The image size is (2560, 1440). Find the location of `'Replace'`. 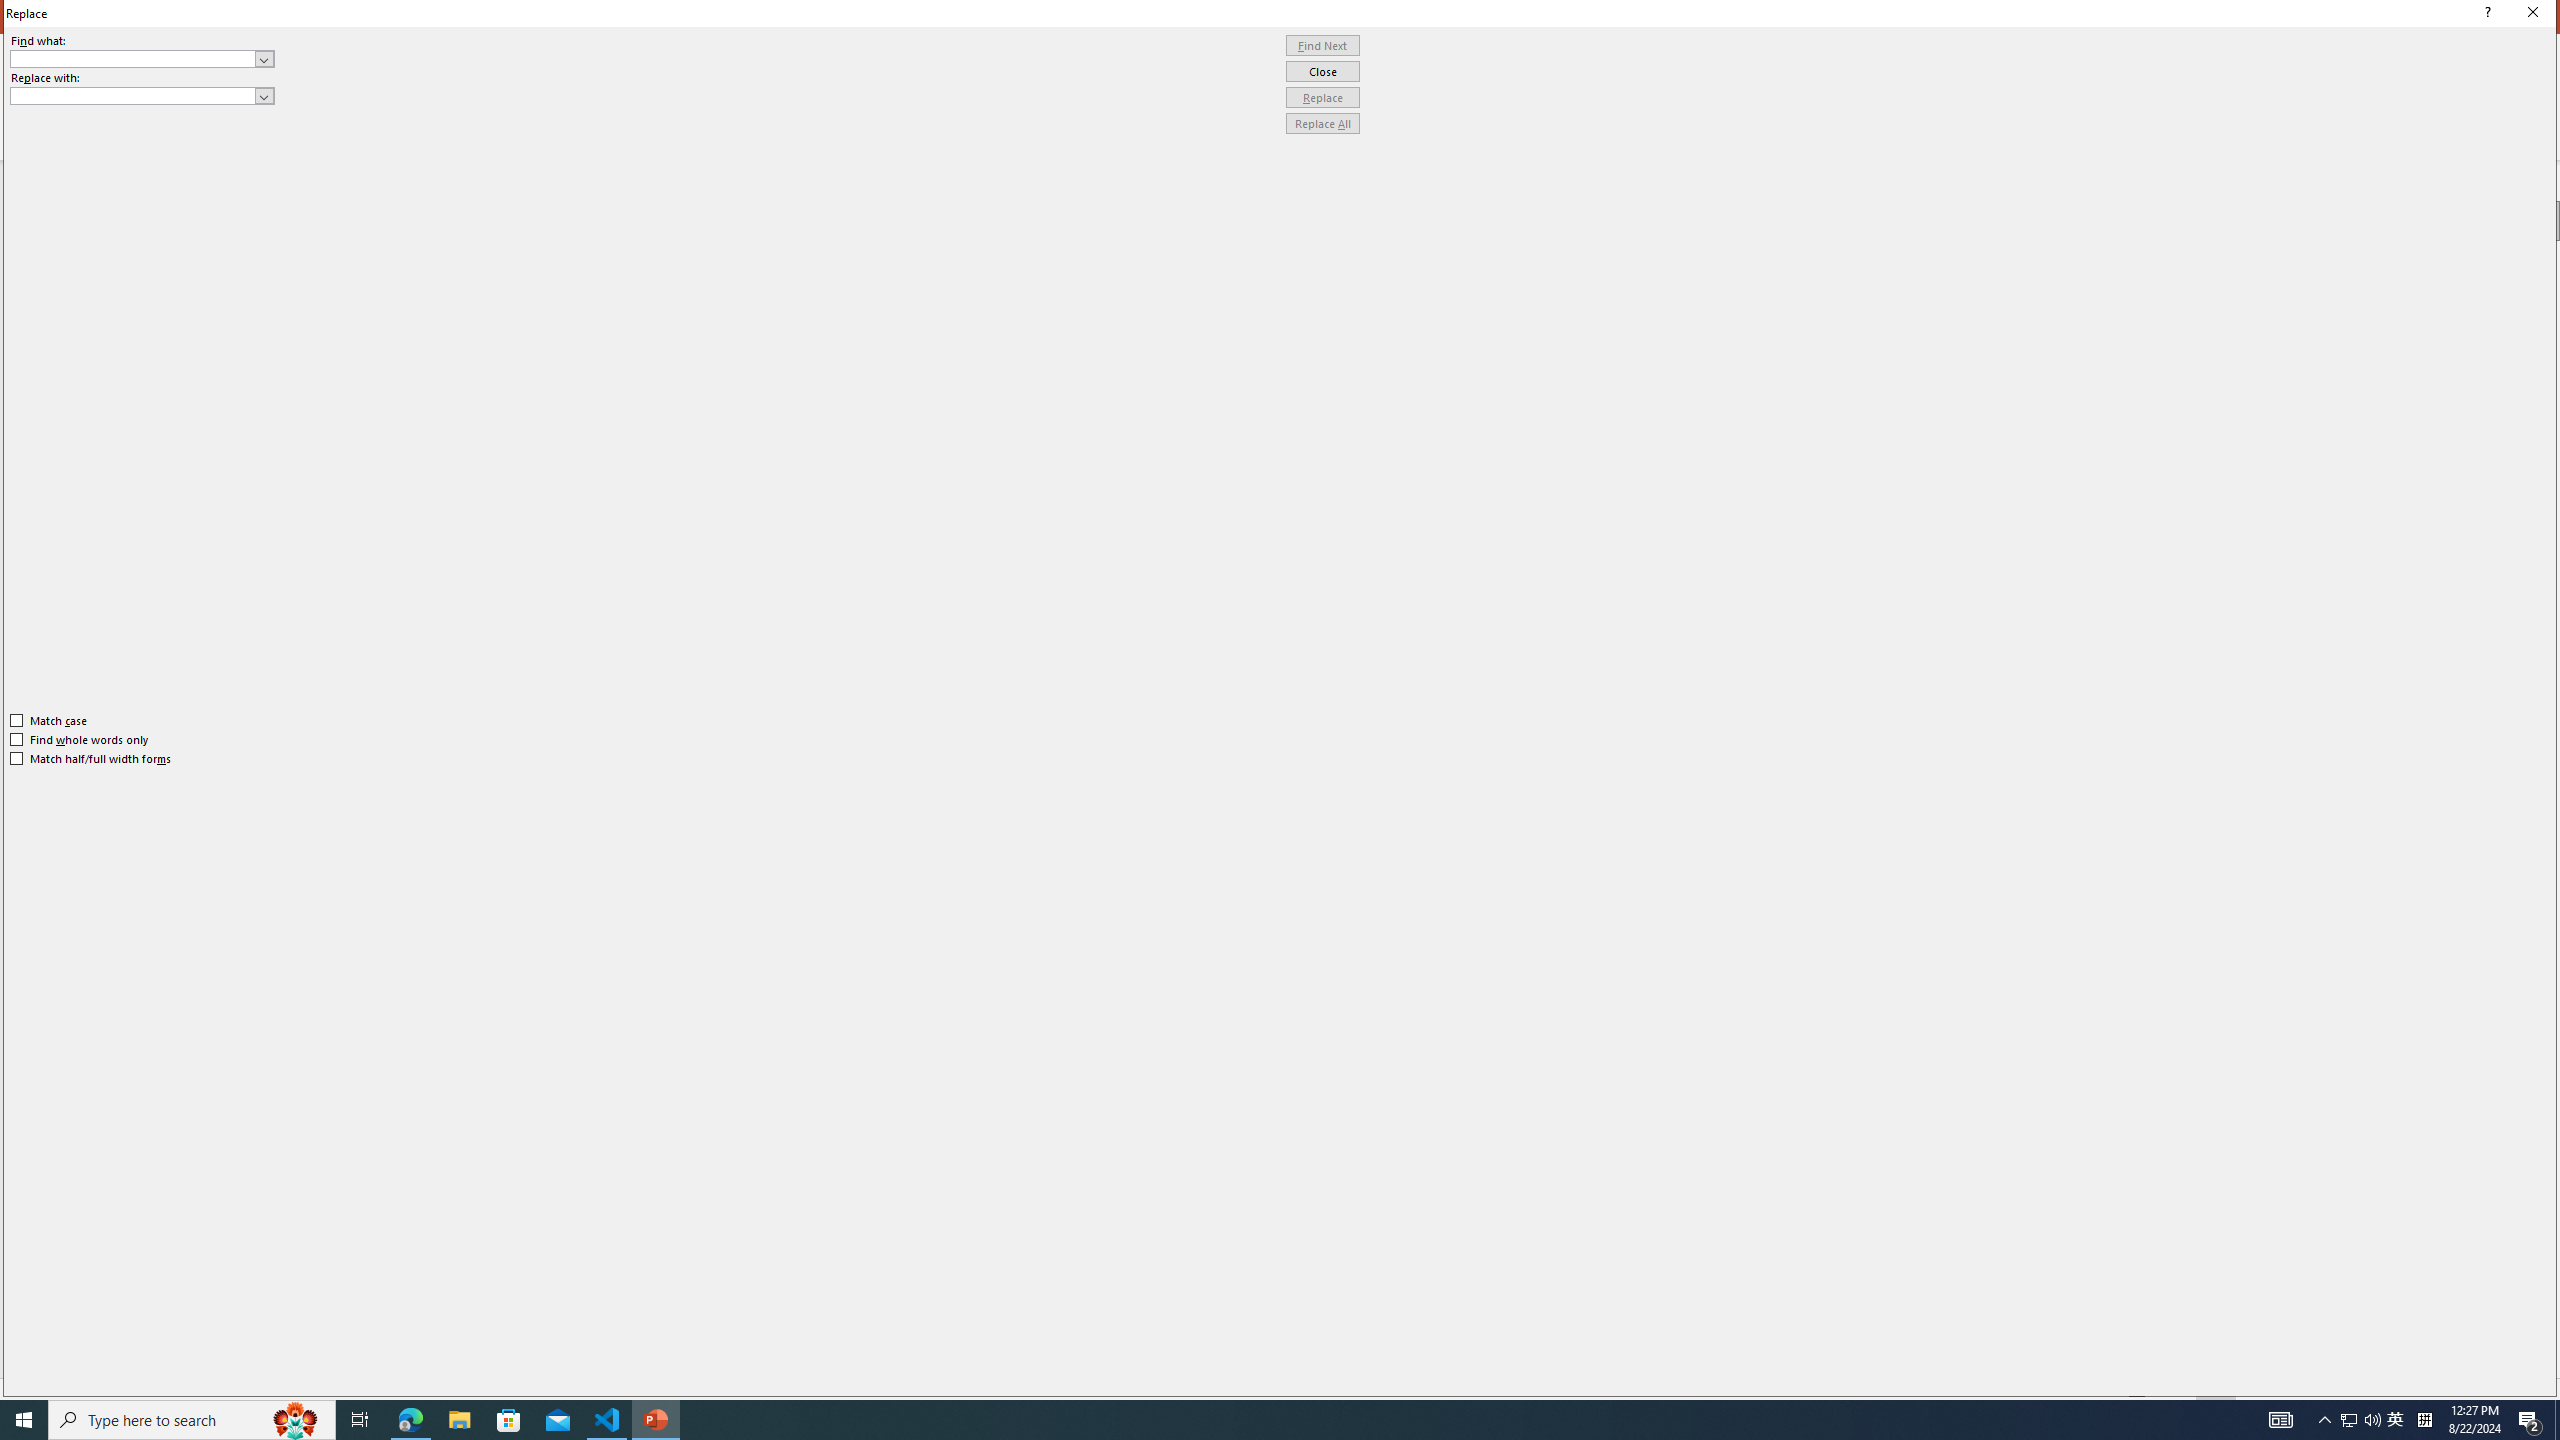

'Replace' is located at coordinates (1322, 96).